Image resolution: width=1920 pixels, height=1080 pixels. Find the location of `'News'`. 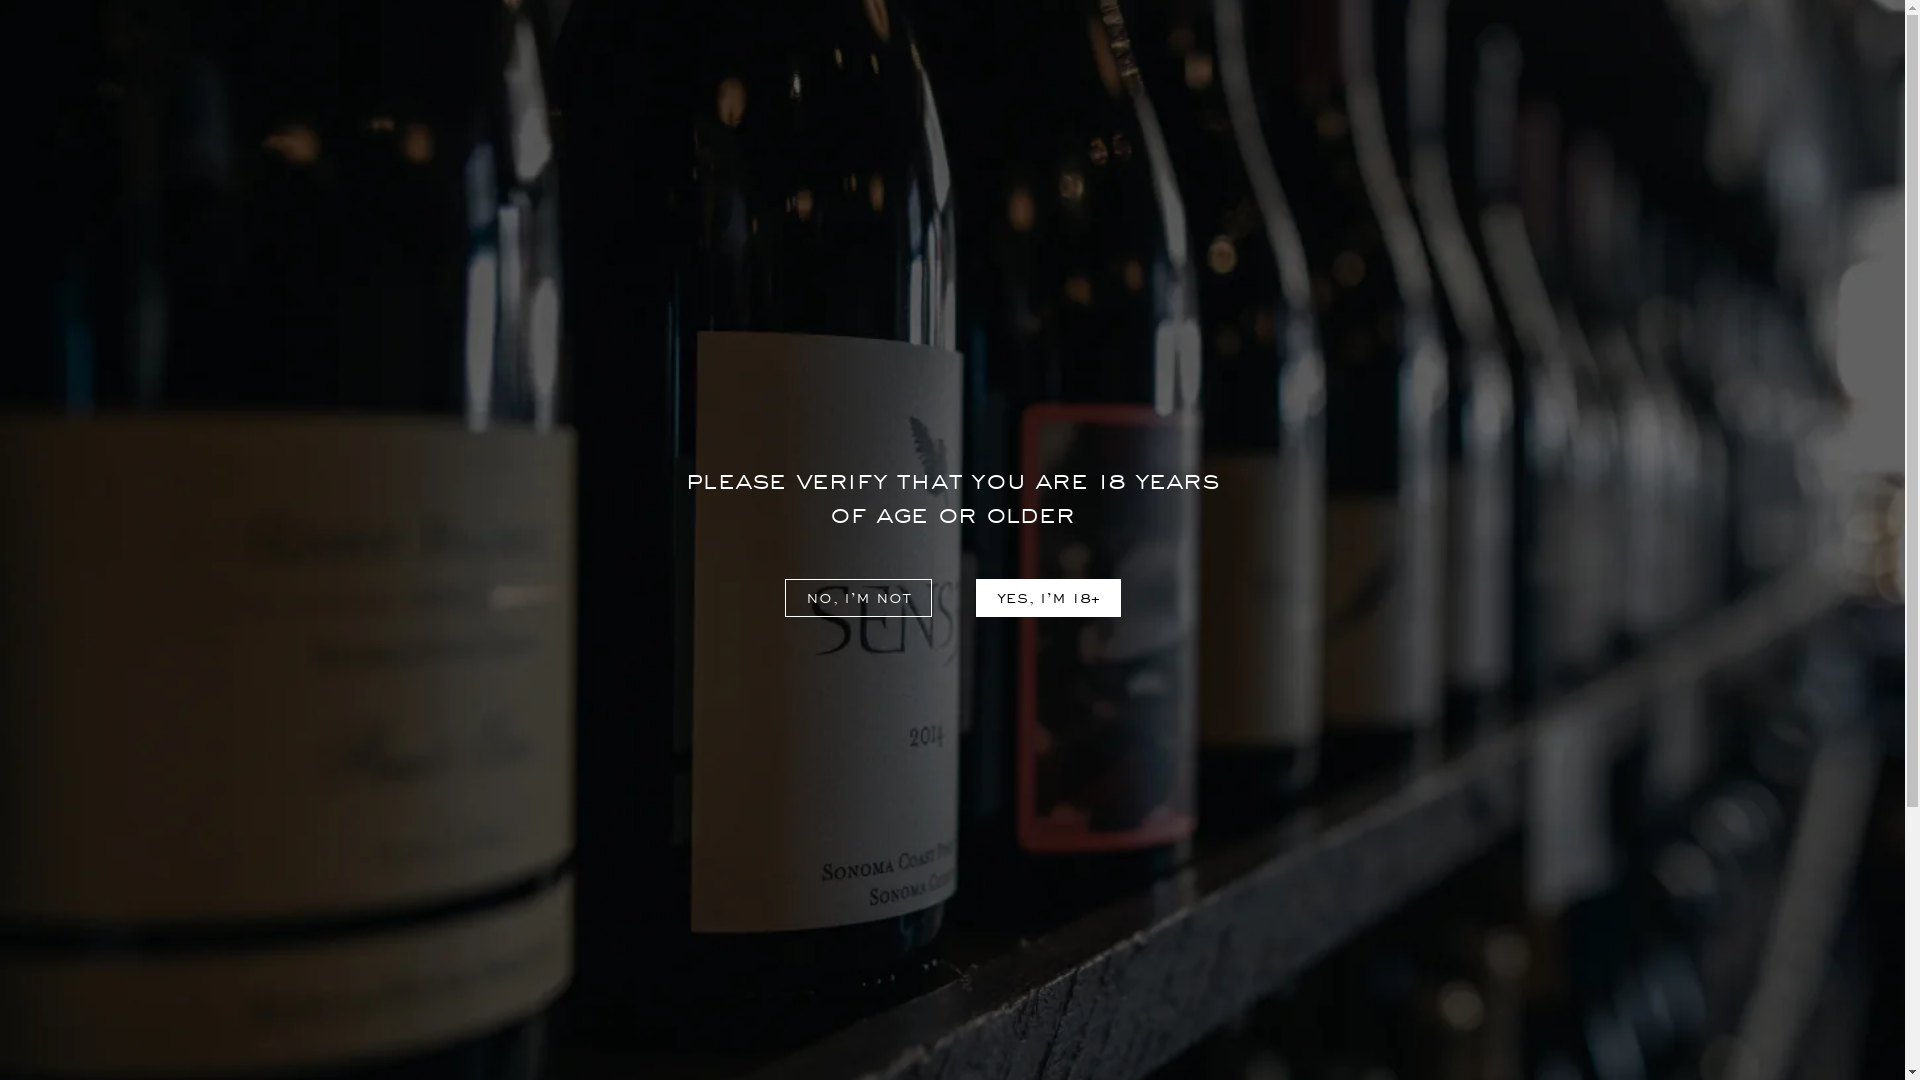

'News' is located at coordinates (63, 63).